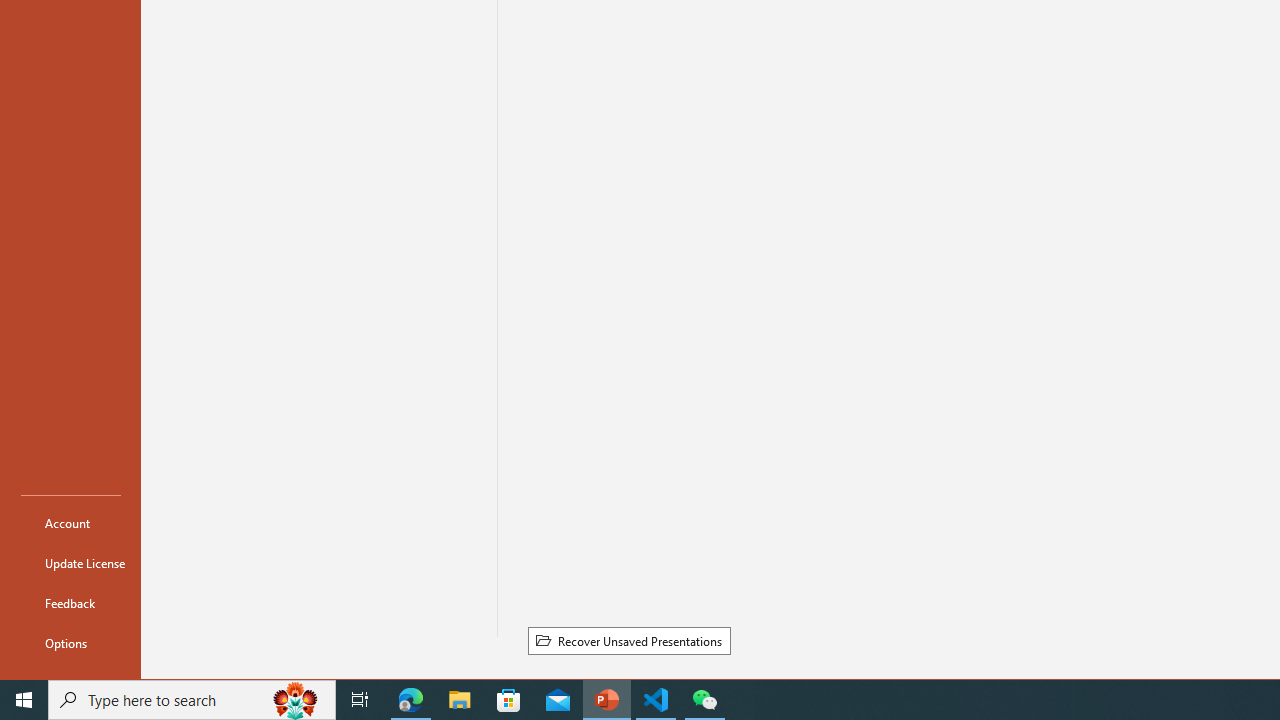 This screenshot has width=1280, height=720. I want to click on 'Options', so click(71, 642).